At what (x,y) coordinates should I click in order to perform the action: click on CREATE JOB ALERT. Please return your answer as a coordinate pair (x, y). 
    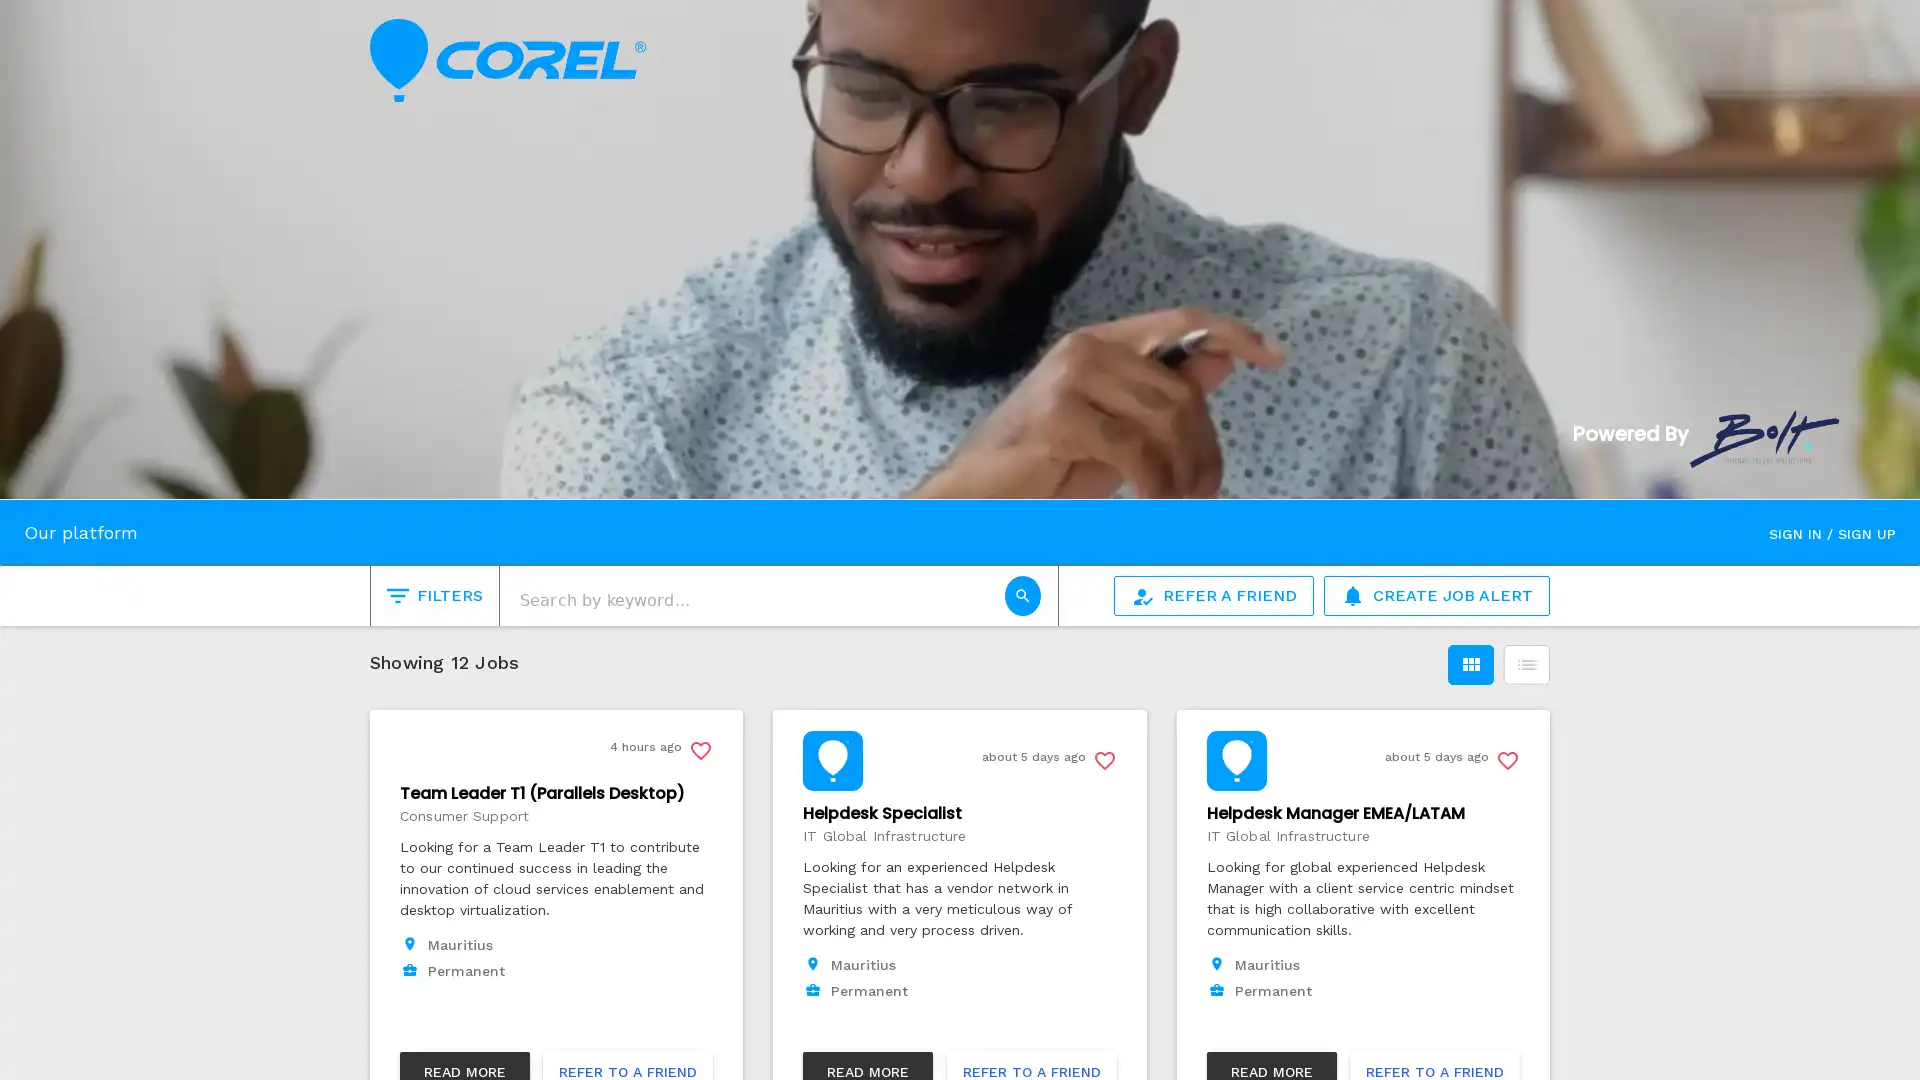
    Looking at the image, I should click on (1435, 595).